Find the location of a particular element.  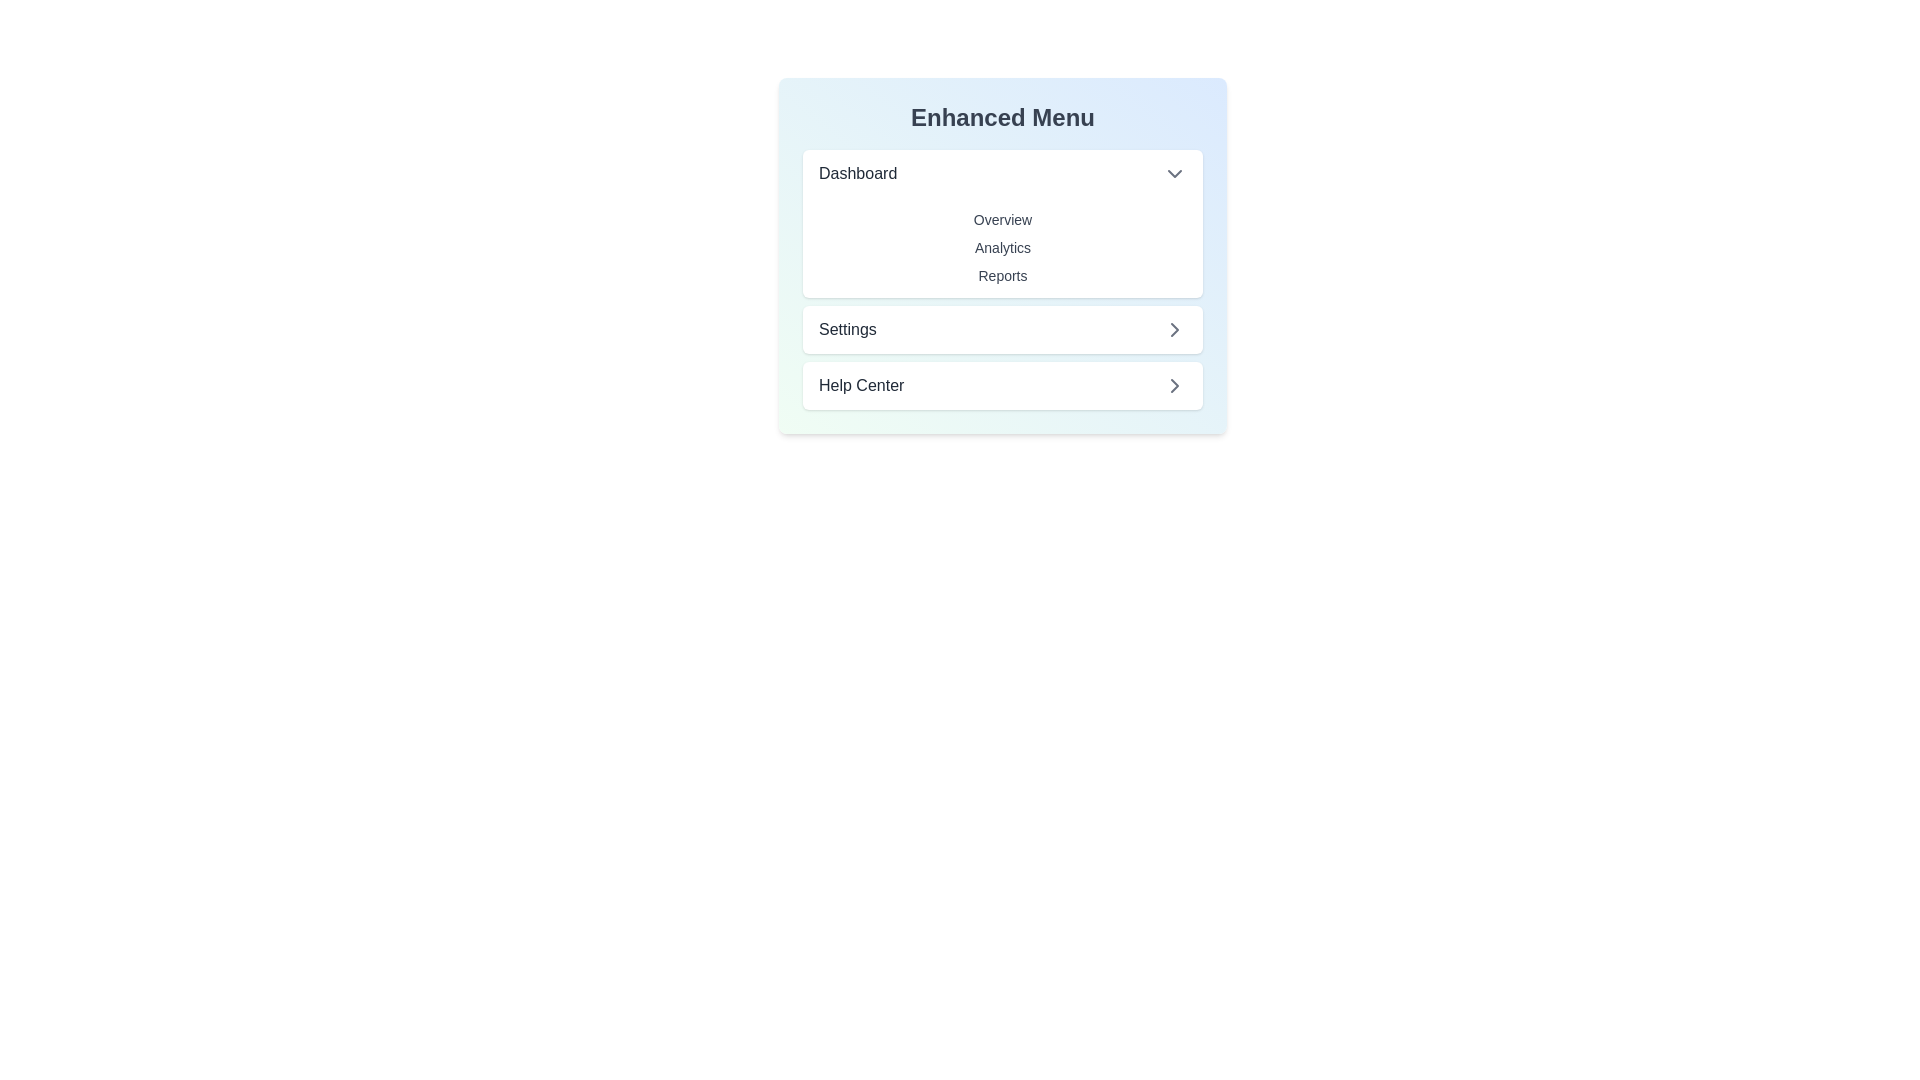

the first drop-down section labeled 'Dashboard' in the collapsible menu is located at coordinates (1003, 223).